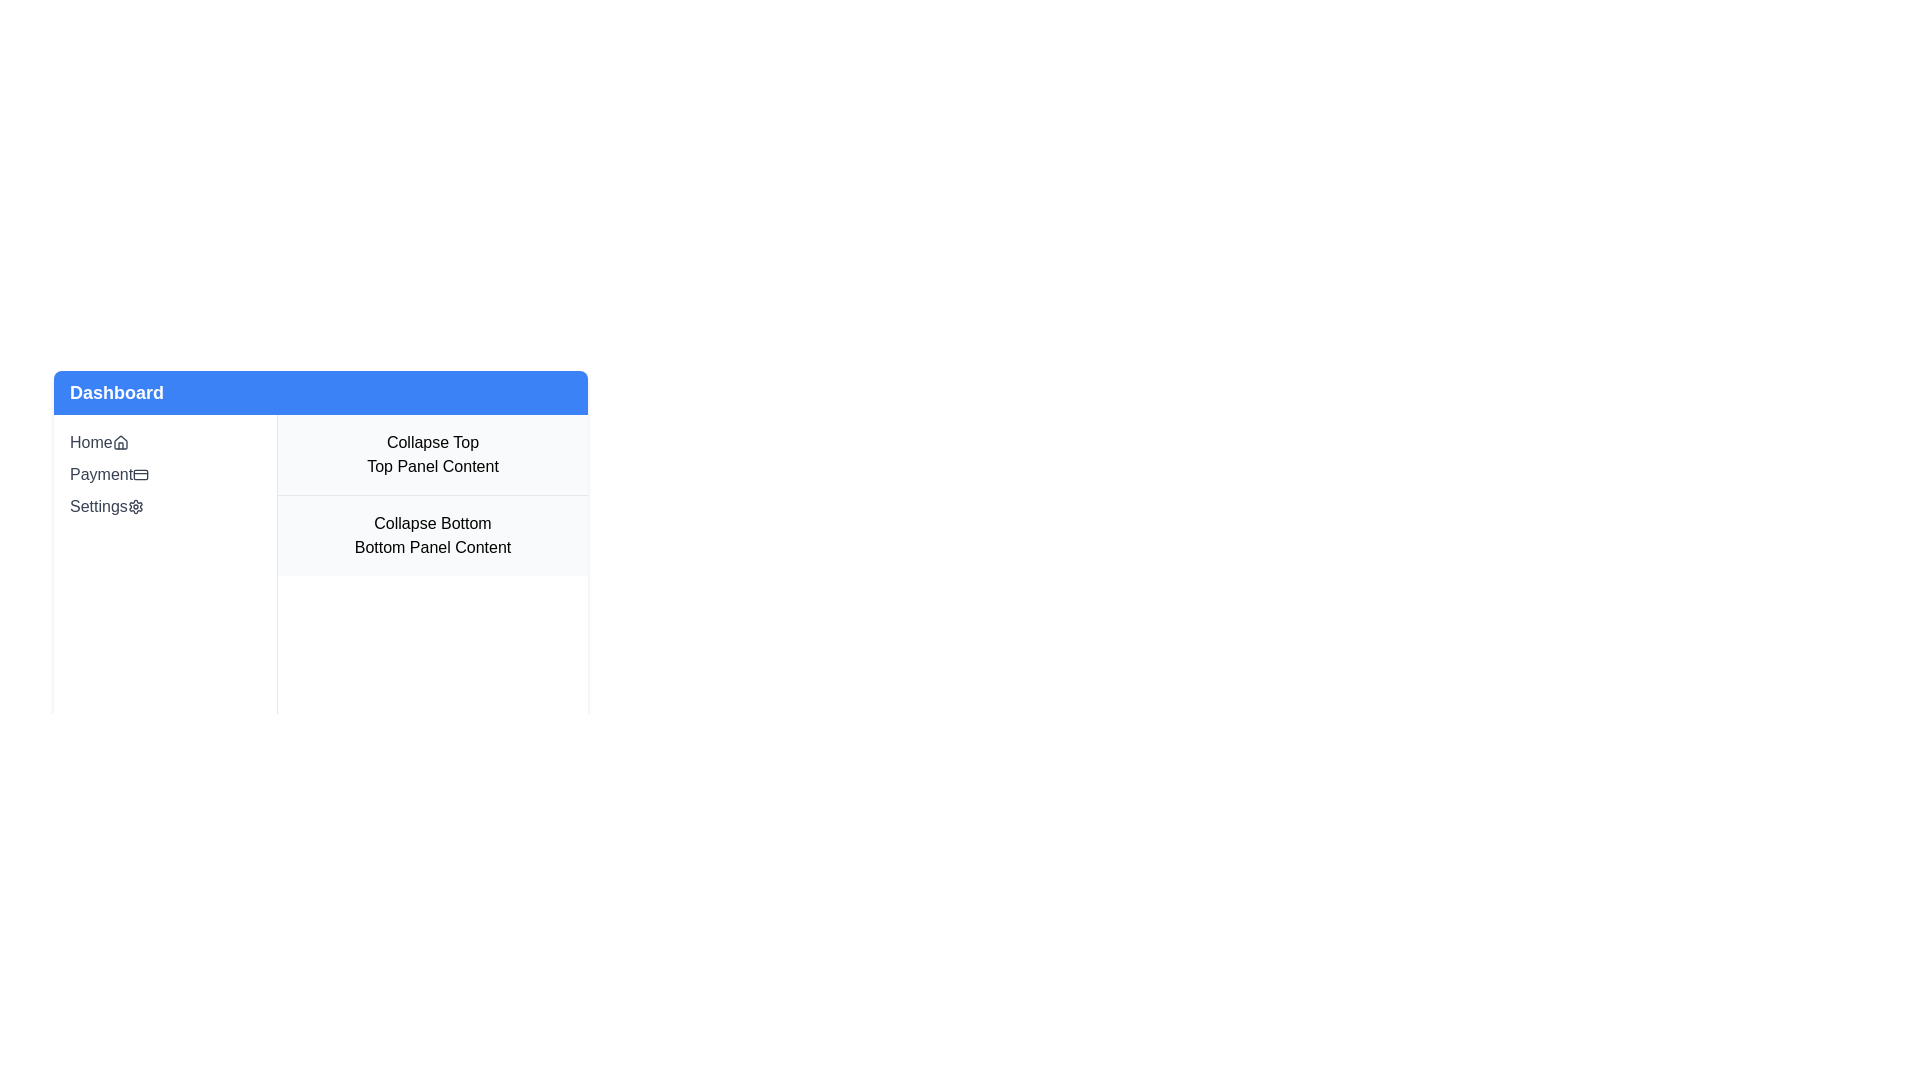  I want to click on the static text label displaying 'Bottom Panel Content', which is located beneath the 'Collapse Bottom' label and is horizontally centered in the lower middle section of the interface, so click(431, 547).